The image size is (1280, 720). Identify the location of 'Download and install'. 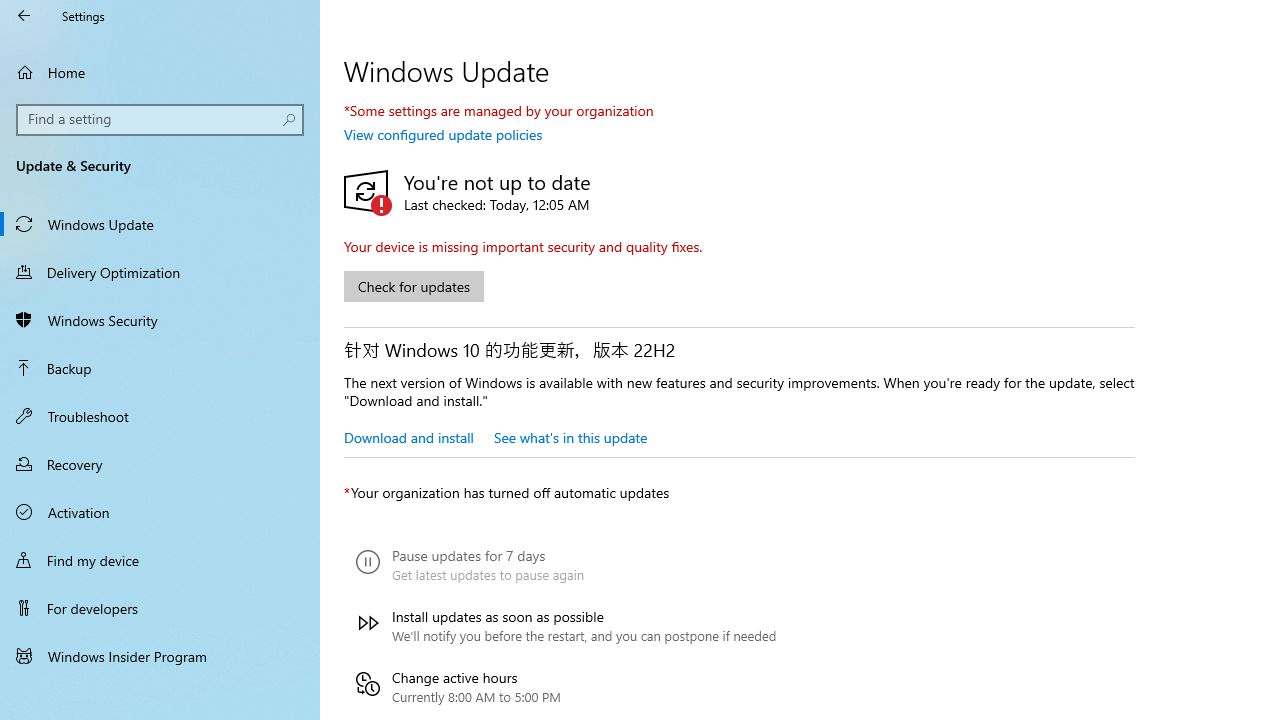
(407, 436).